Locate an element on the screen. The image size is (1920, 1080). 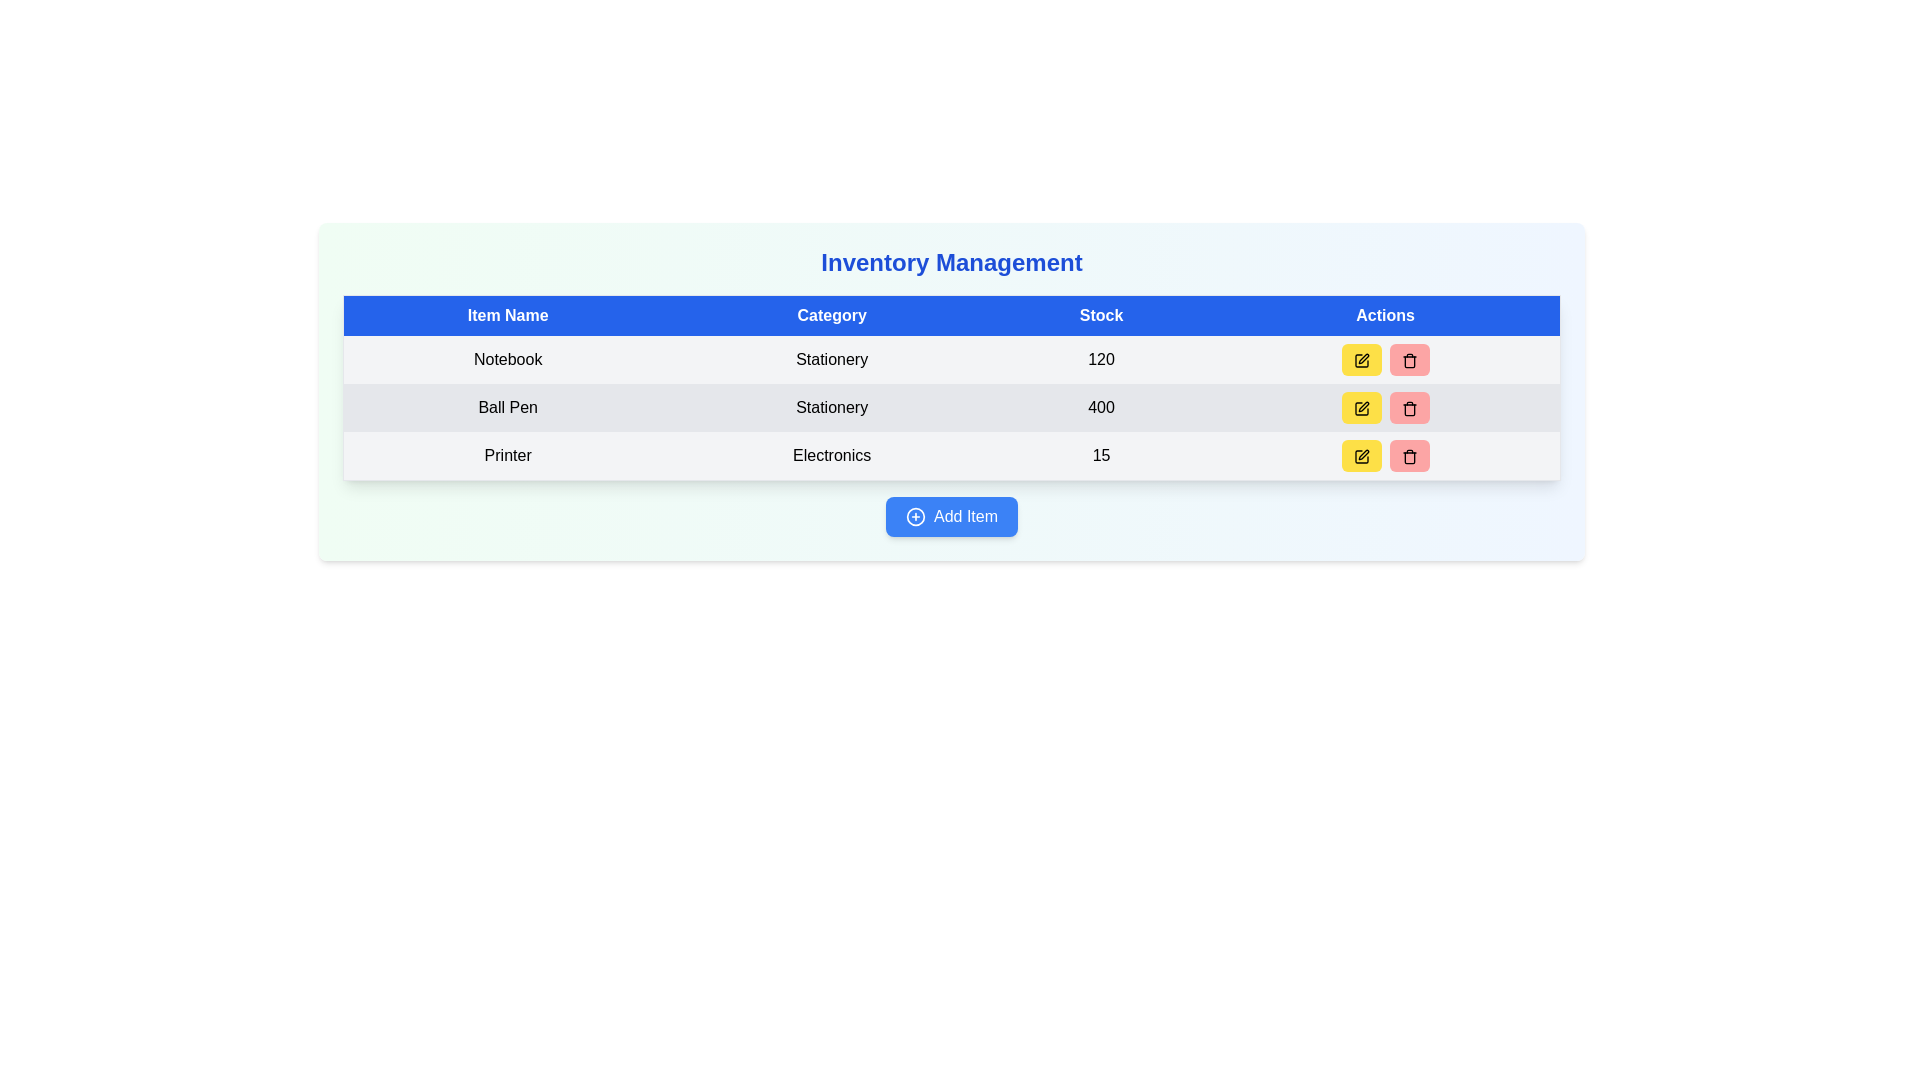
the static text element displaying 'Ball Pen', which is located in the second row of the table's first column under the 'Item Name' header is located at coordinates (507, 407).